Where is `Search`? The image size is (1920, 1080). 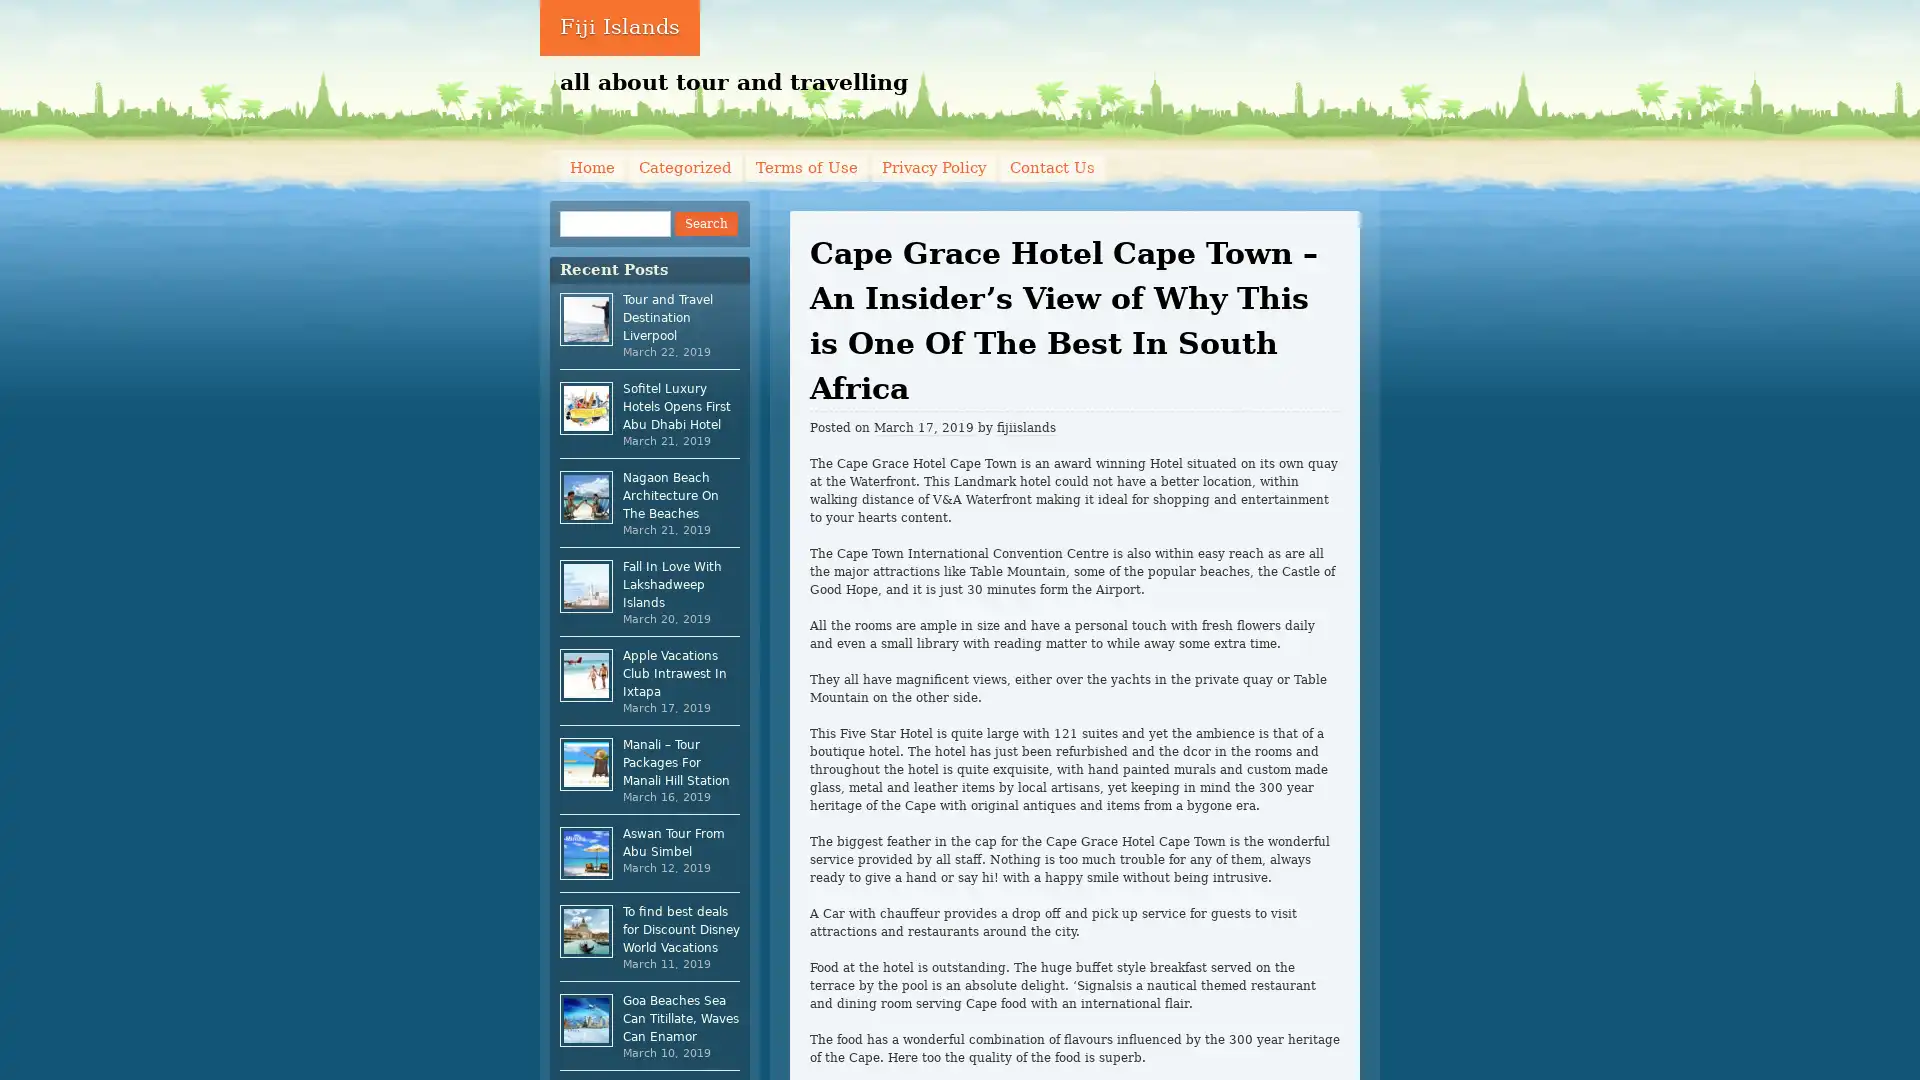 Search is located at coordinates (705, 223).